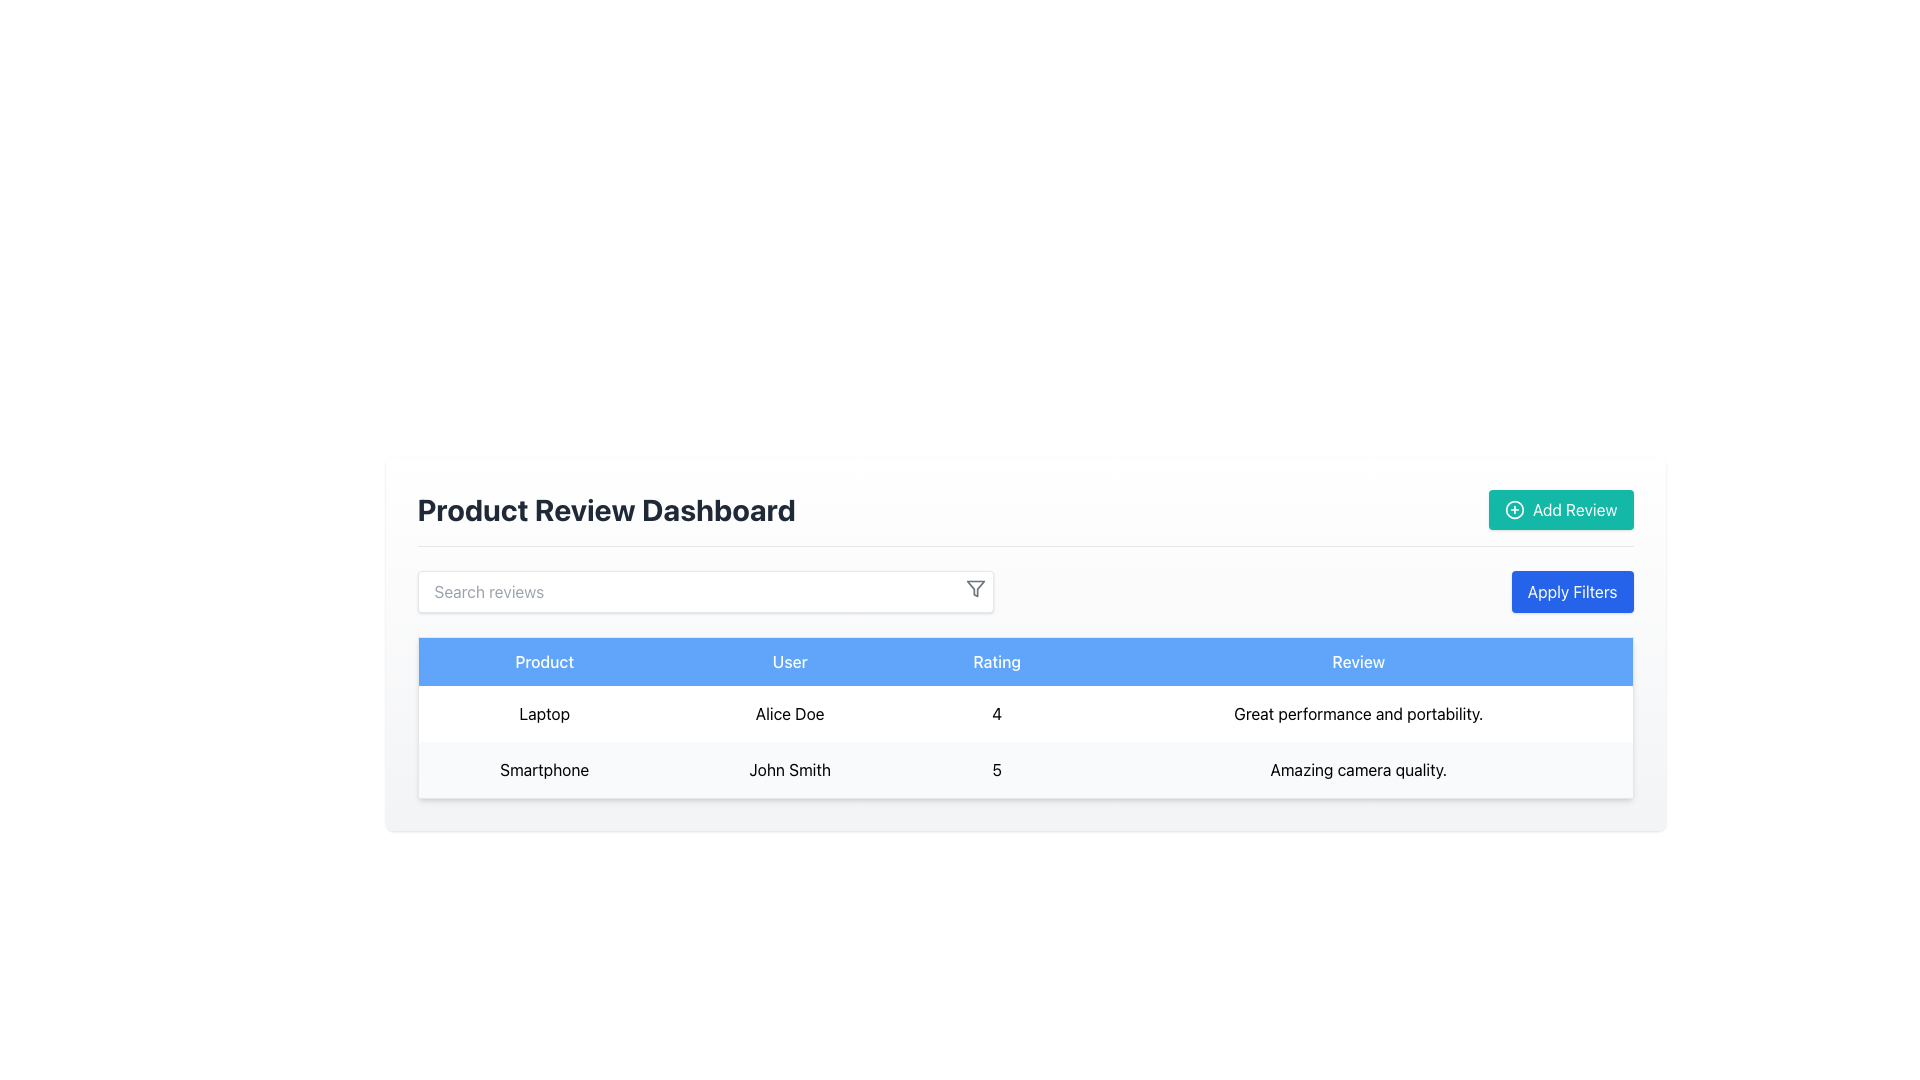 Image resolution: width=1920 pixels, height=1080 pixels. I want to click on the Text Display containing the text 'Amazing camera quality.' located in the fourth column of the second data row of a table, so click(1359, 769).